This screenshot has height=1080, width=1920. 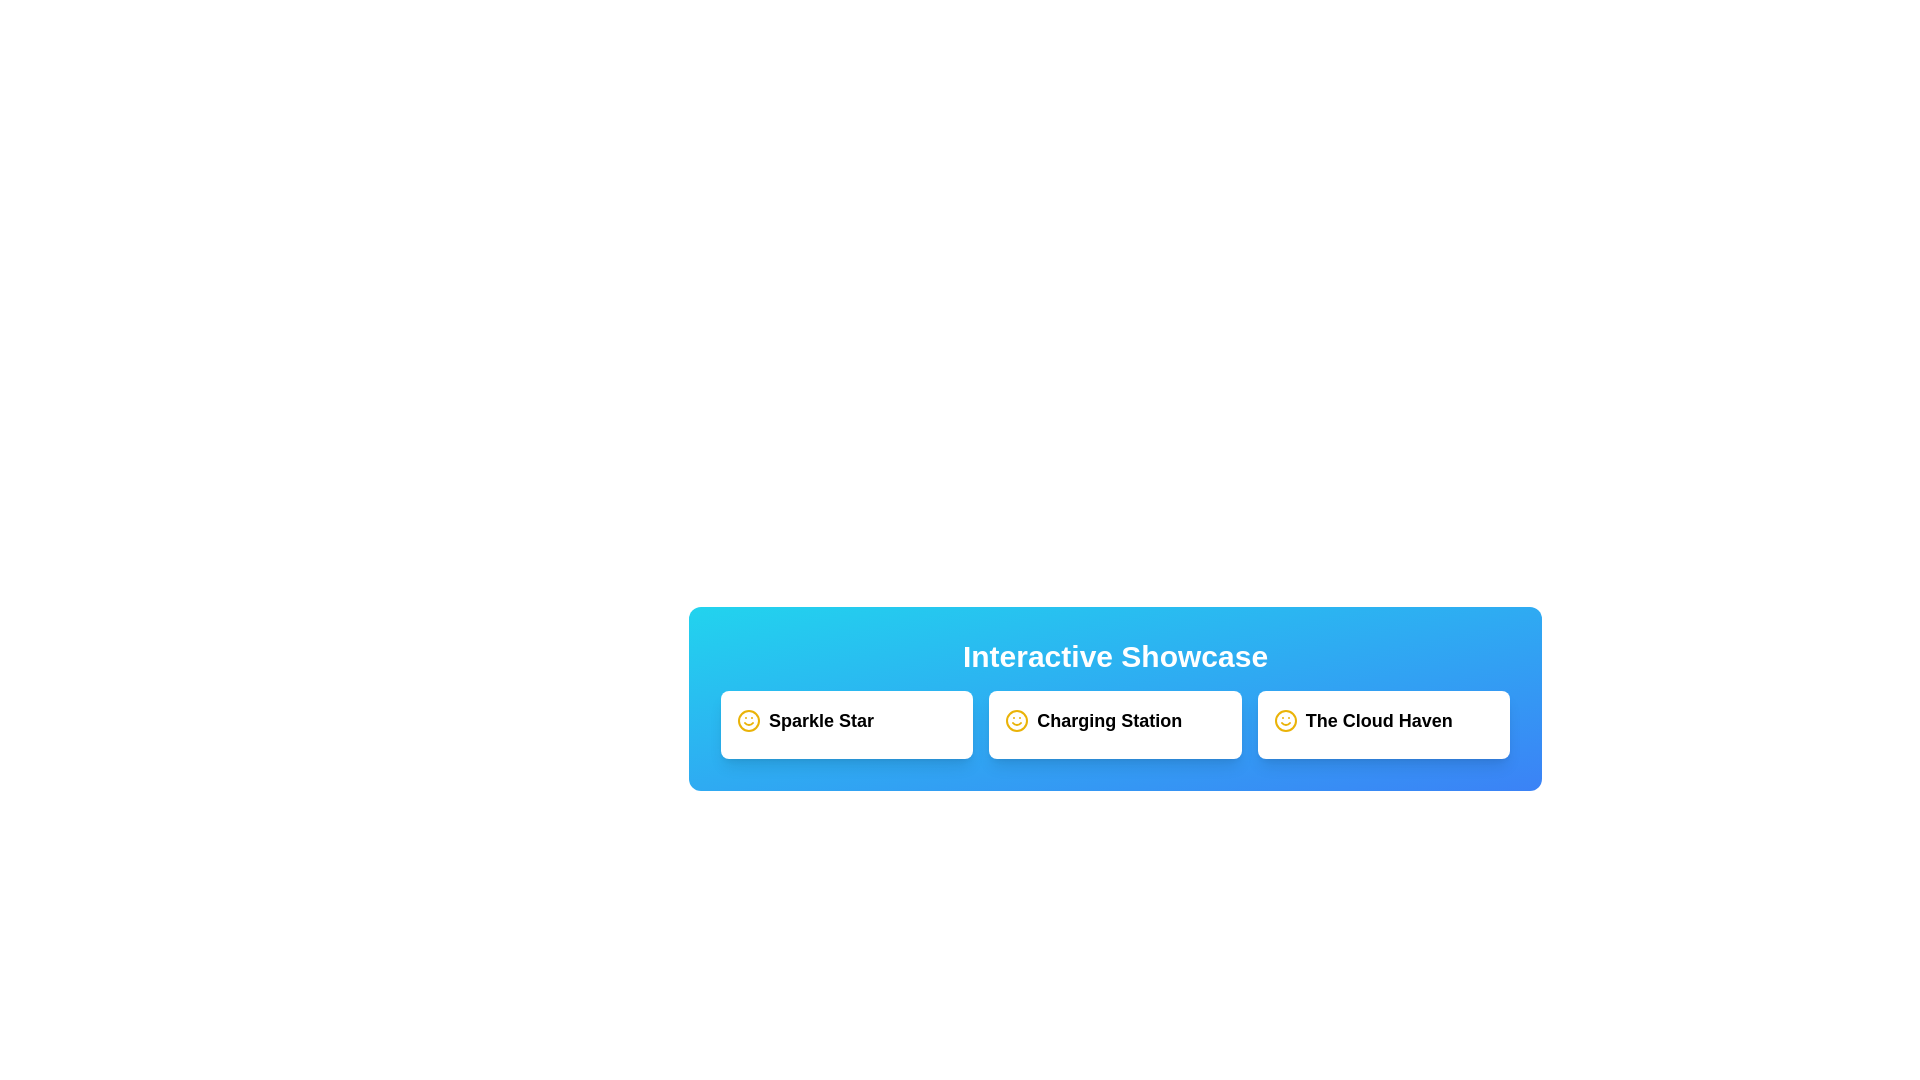 What do you see at coordinates (1382, 721) in the screenshot?
I see `the text label 'The Cloud Haven' with a yellow smiley face icon, which is located inside the third box of a horizontally aligned series of three boxes within the gradient blue banner labeled 'Interactive Showcase'` at bounding box center [1382, 721].